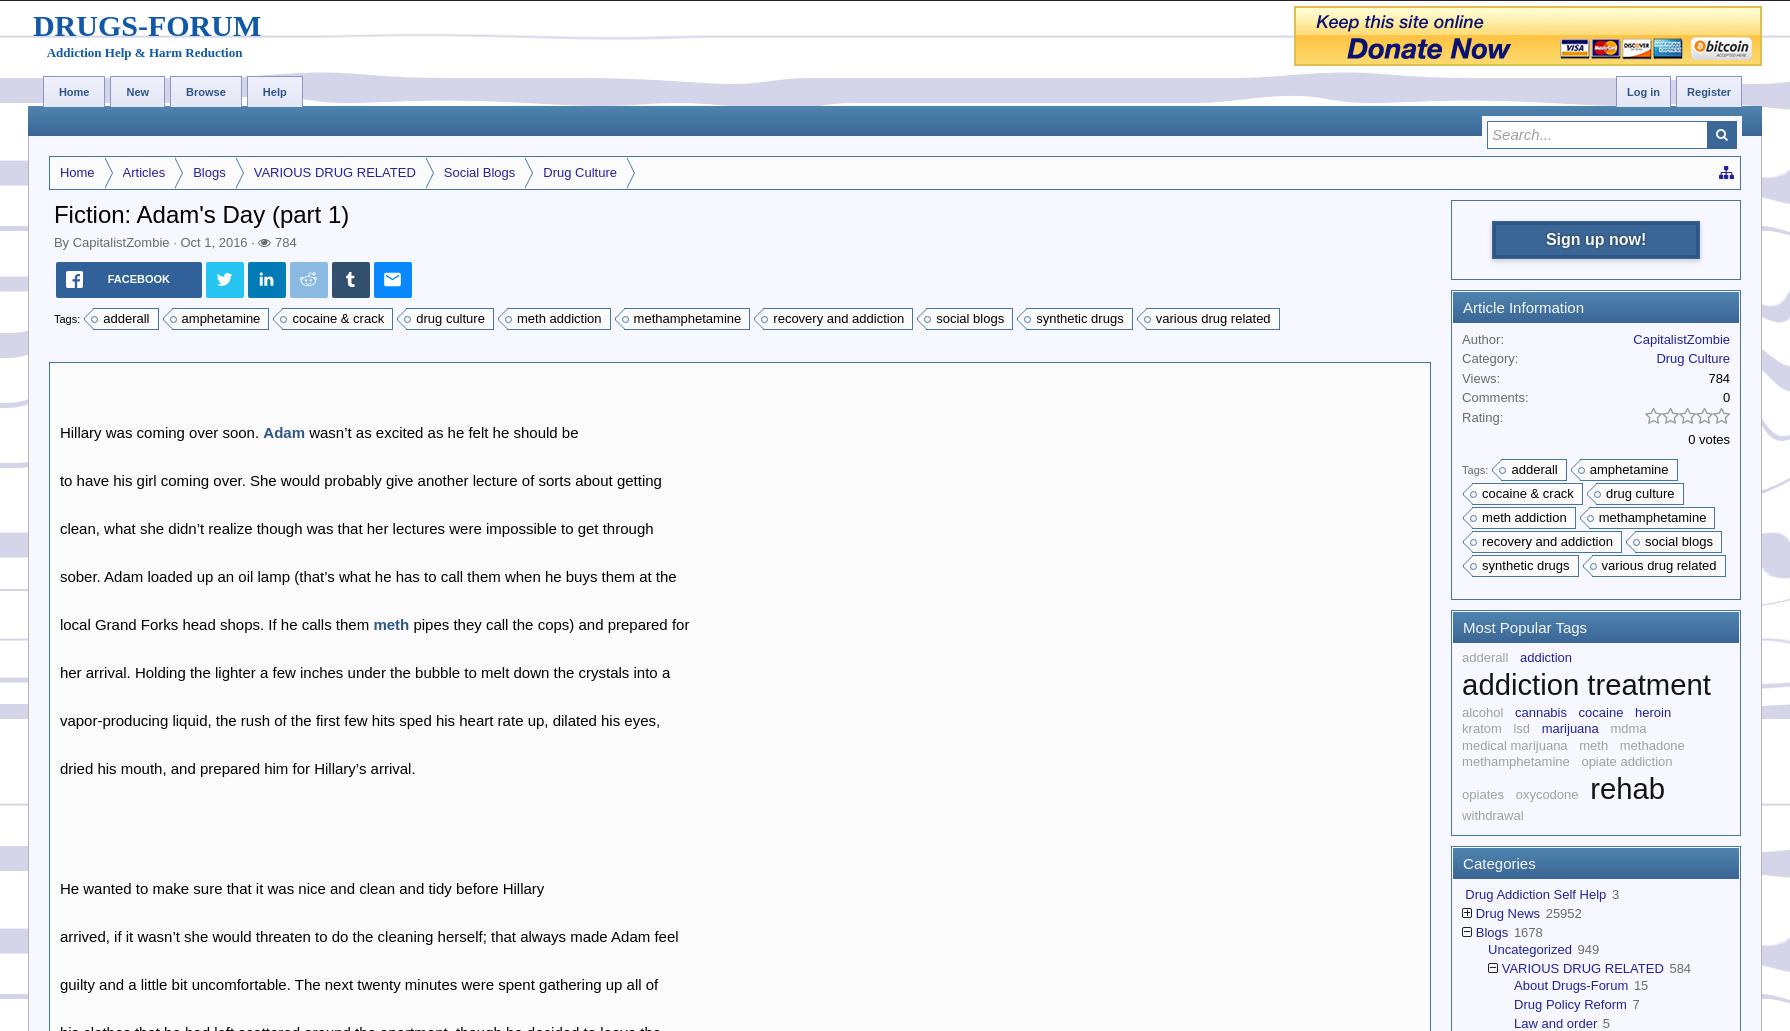 The height and width of the screenshot is (1031, 1790). Describe the element at coordinates (375, 296) in the screenshot. I see `'eMail'` at that location.